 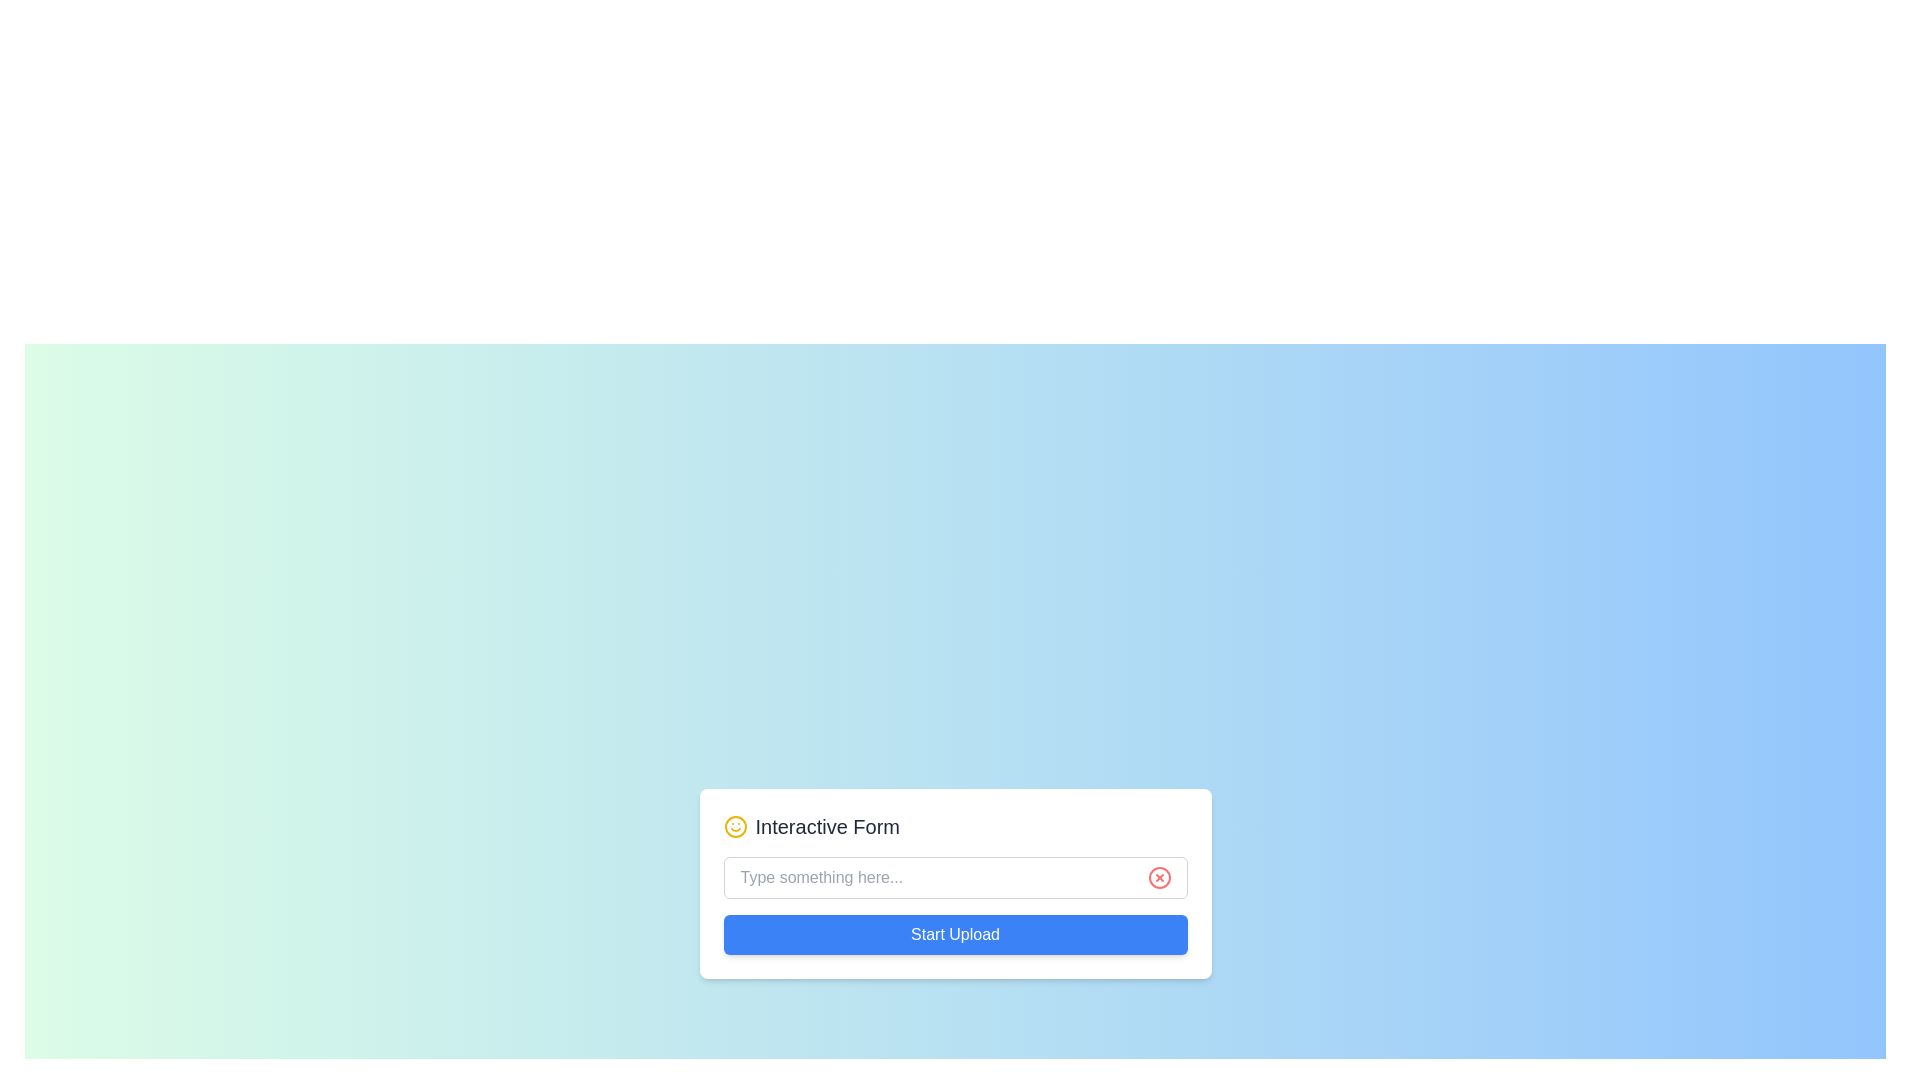 What do you see at coordinates (827, 826) in the screenshot?
I see `text displayed in the Text Label that serves as the title for the section, which says 'Interactive Form'` at bounding box center [827, 826].